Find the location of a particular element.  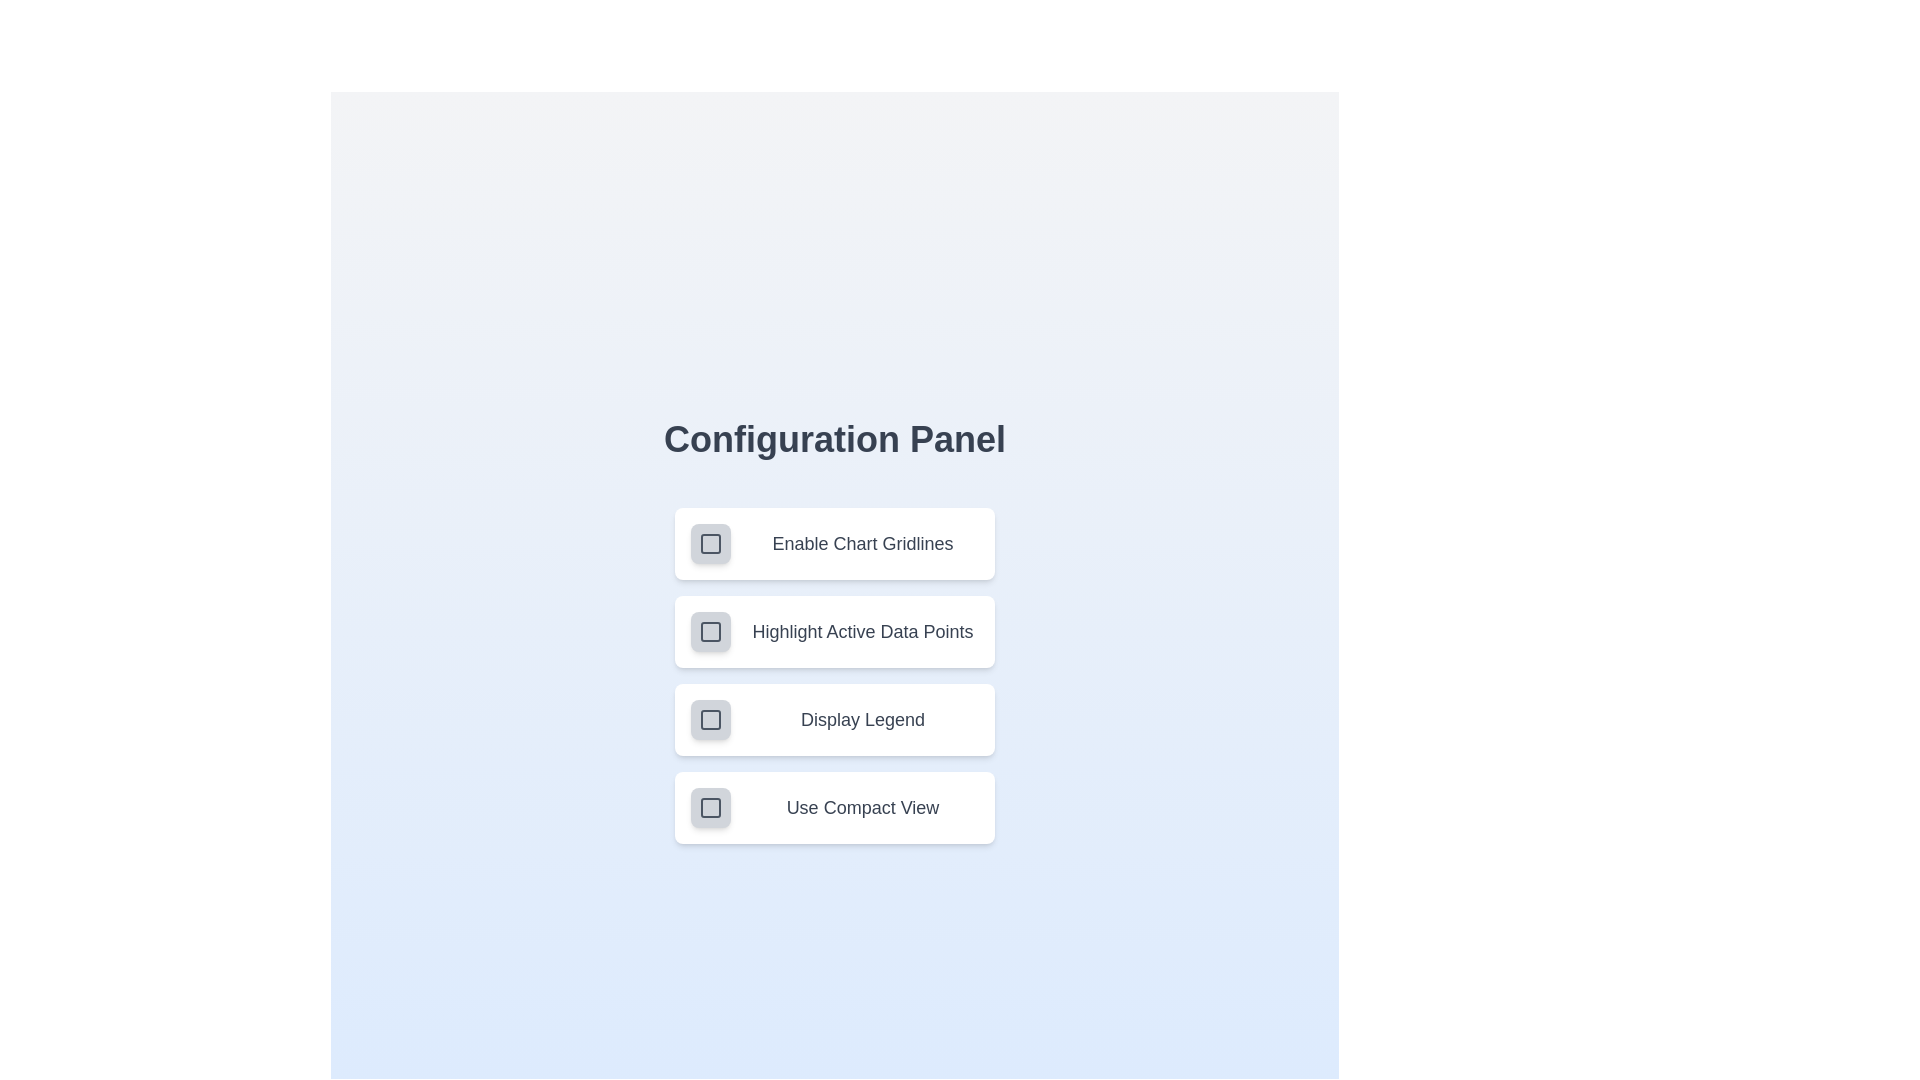

the setting corresponding to Highlight Active Data Points is located at coordinates (710, 632).